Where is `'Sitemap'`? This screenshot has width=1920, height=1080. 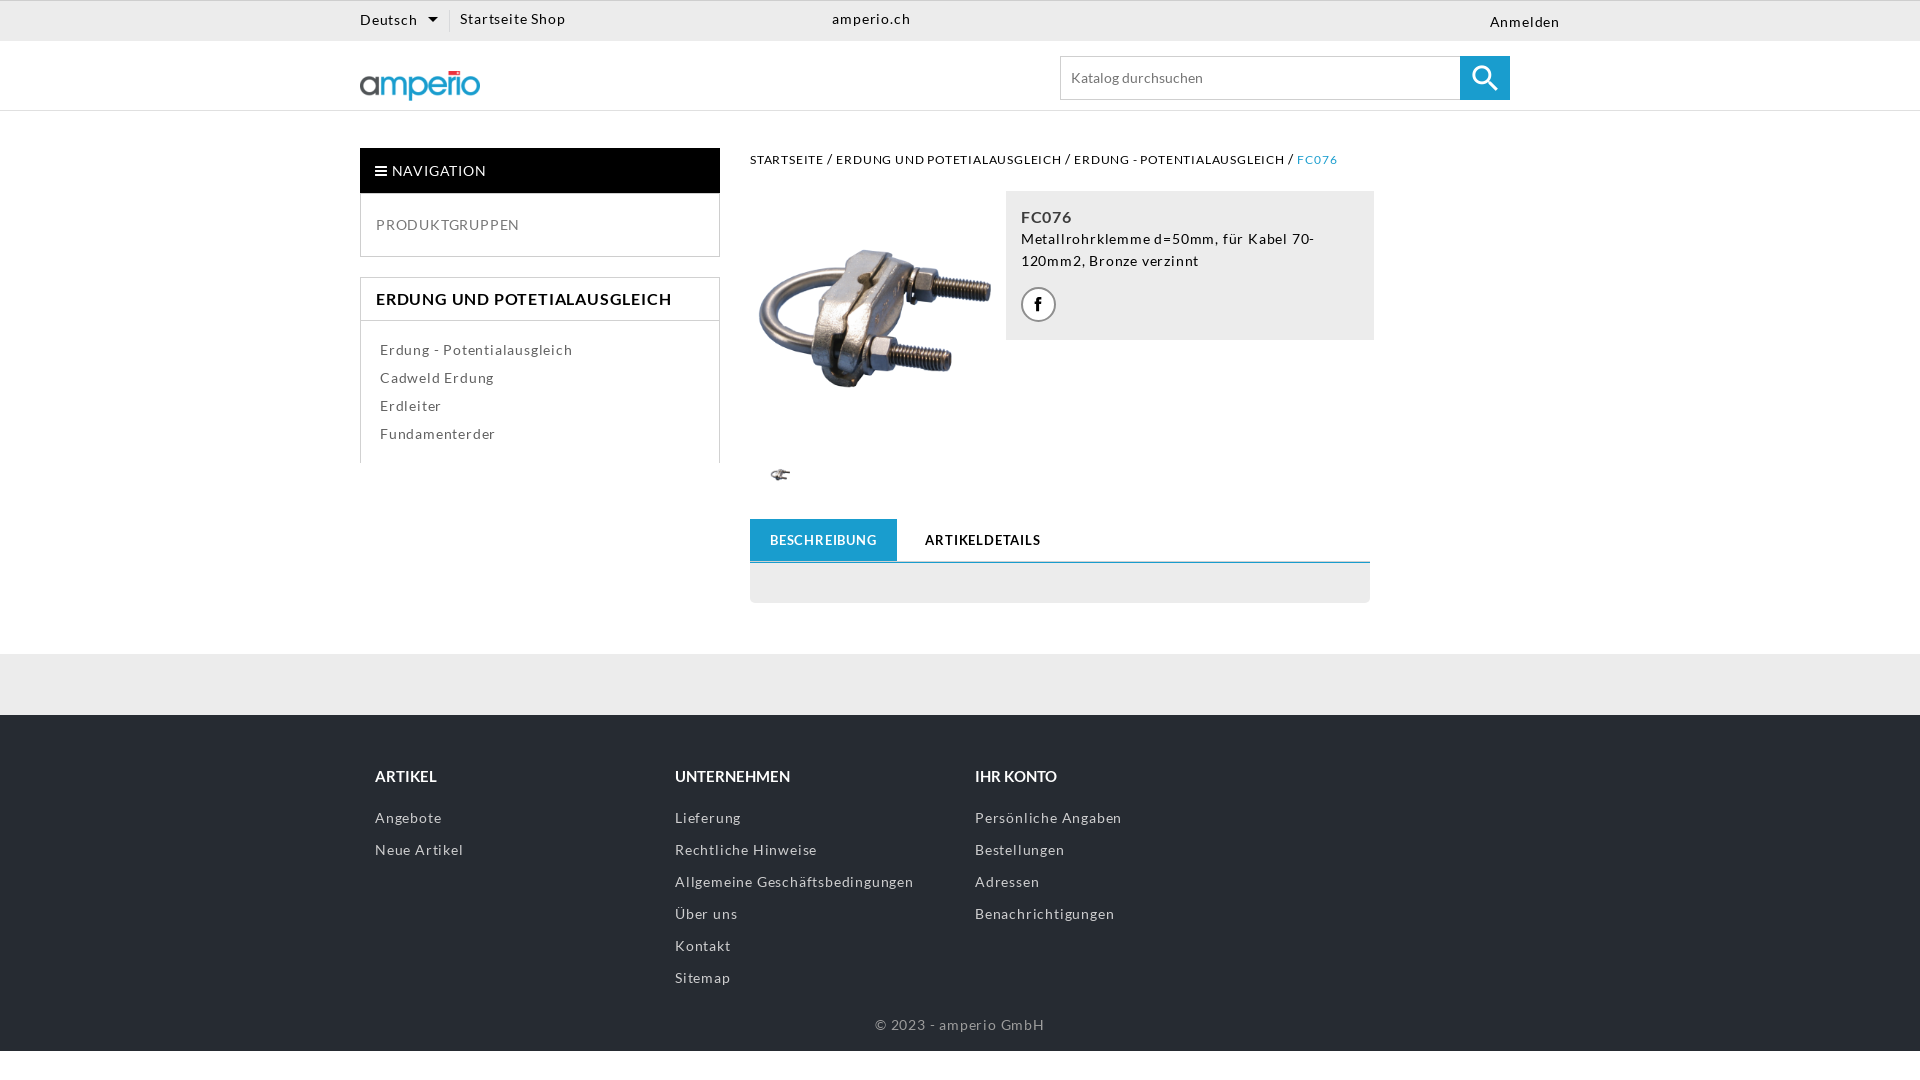 'Sitemap' is located at coordinates (675, 977).